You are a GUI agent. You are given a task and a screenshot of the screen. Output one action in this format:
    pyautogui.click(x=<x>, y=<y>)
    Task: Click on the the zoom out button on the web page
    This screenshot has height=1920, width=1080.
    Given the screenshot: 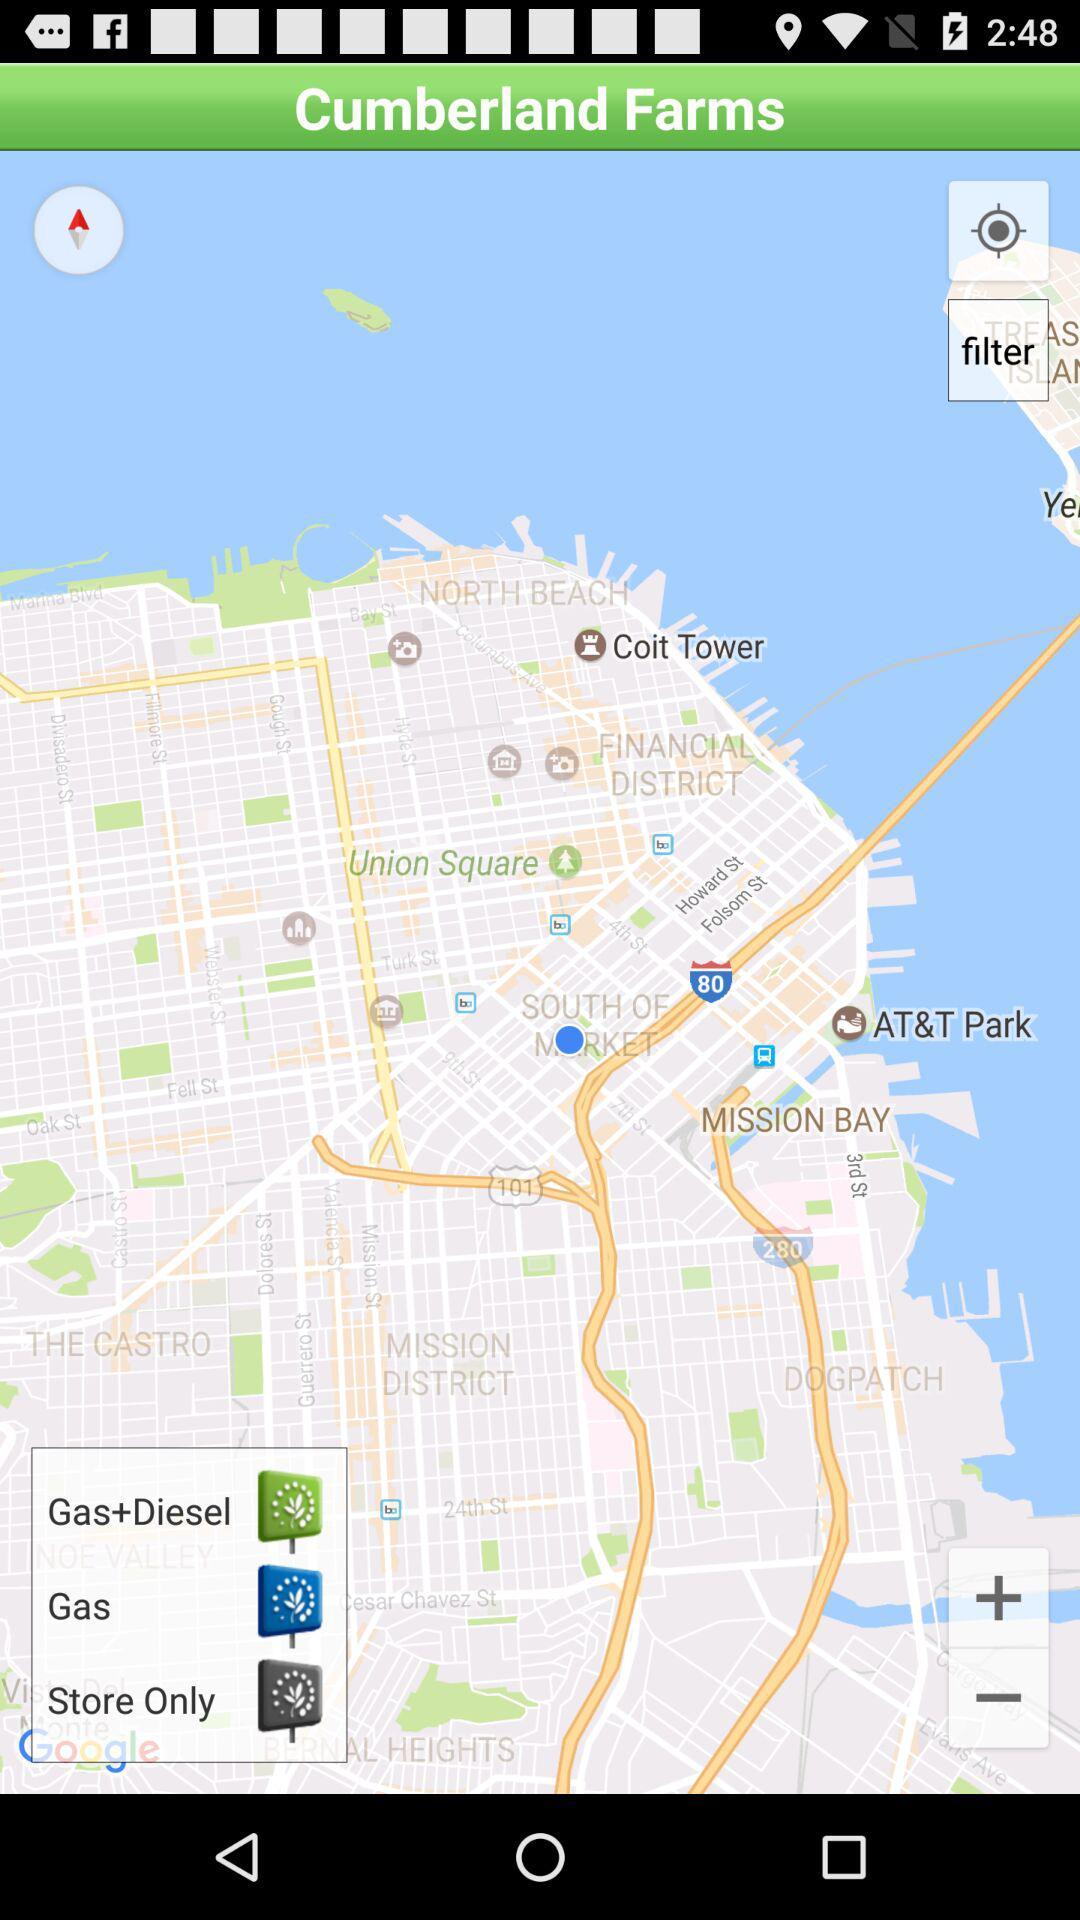 What is the action you would take?
    pyautogui.click(x=999, y=1699)
    